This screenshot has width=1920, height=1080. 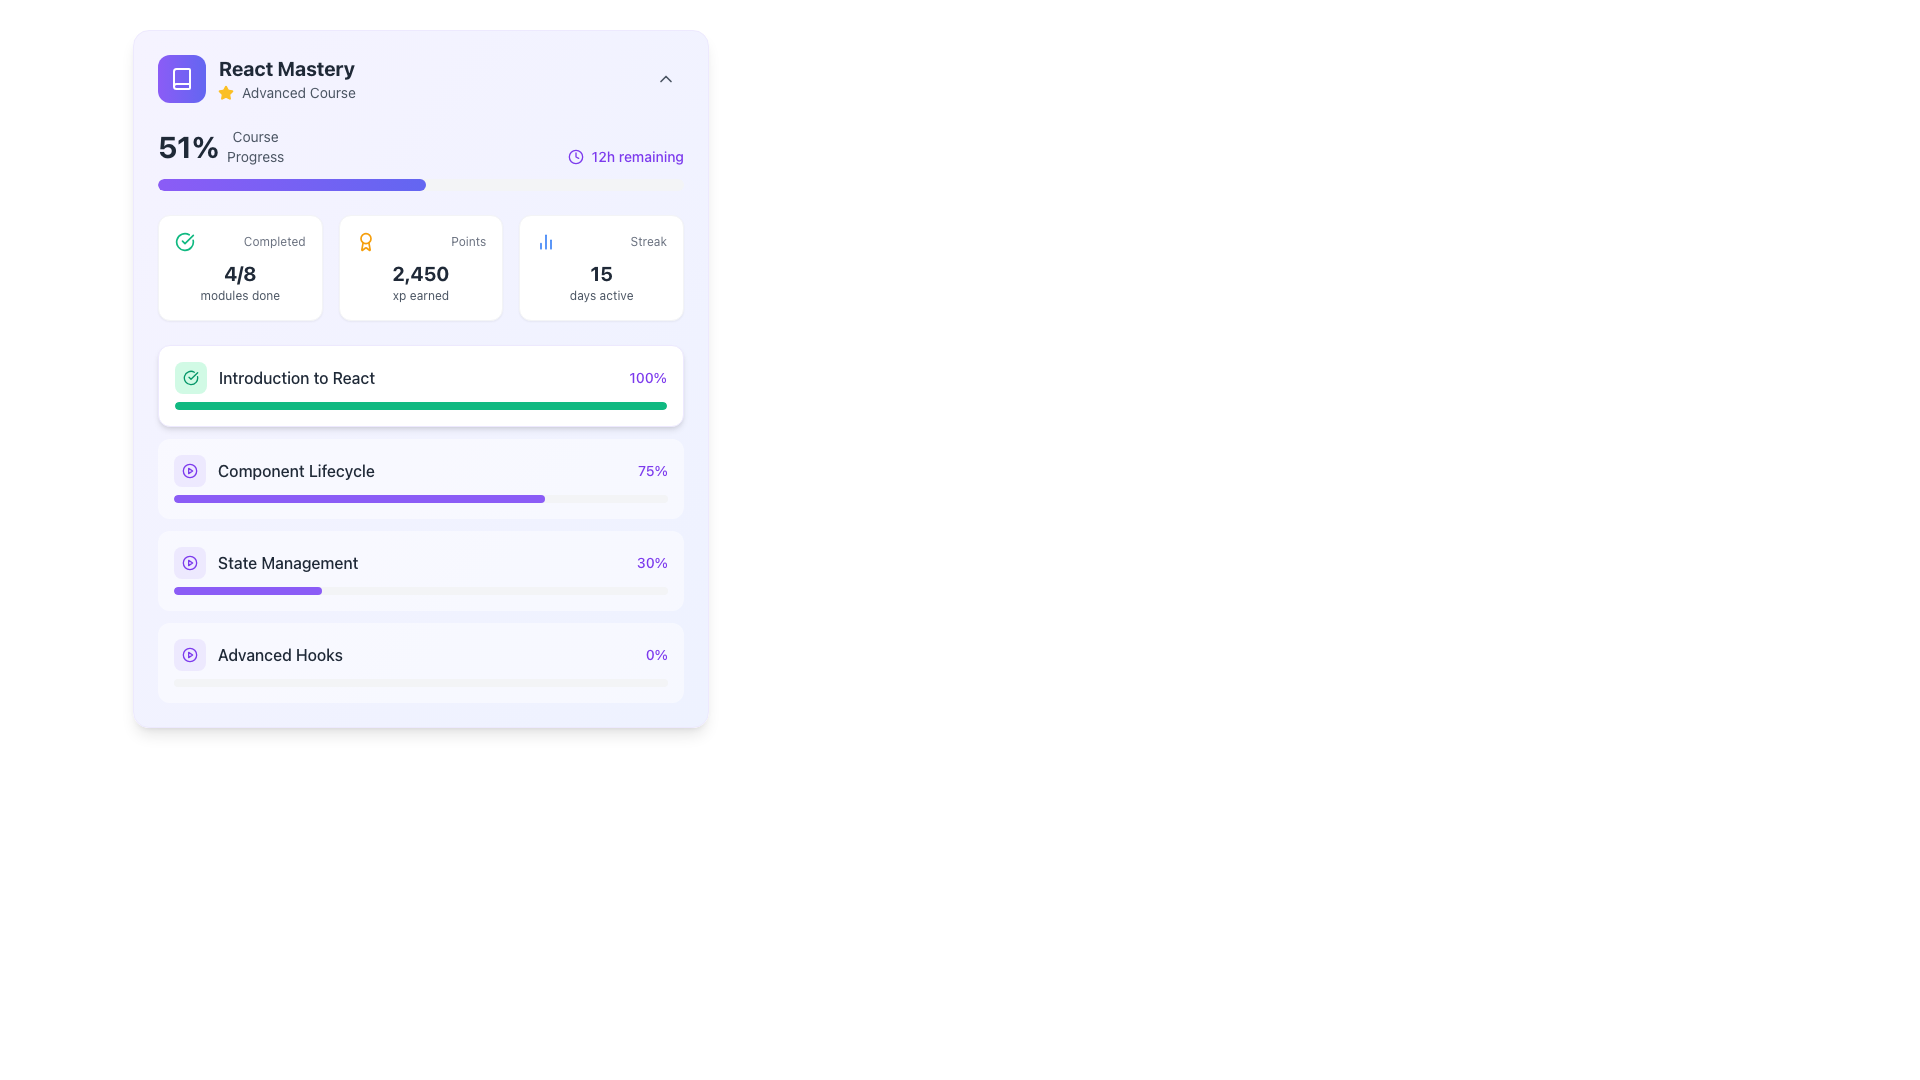 What do you see at coordinates (190, 470) in the screenshot?
I see `the rounded rectangle Icon Button with a violet background, which contains a play button icon` at bounding box center [190, 470].